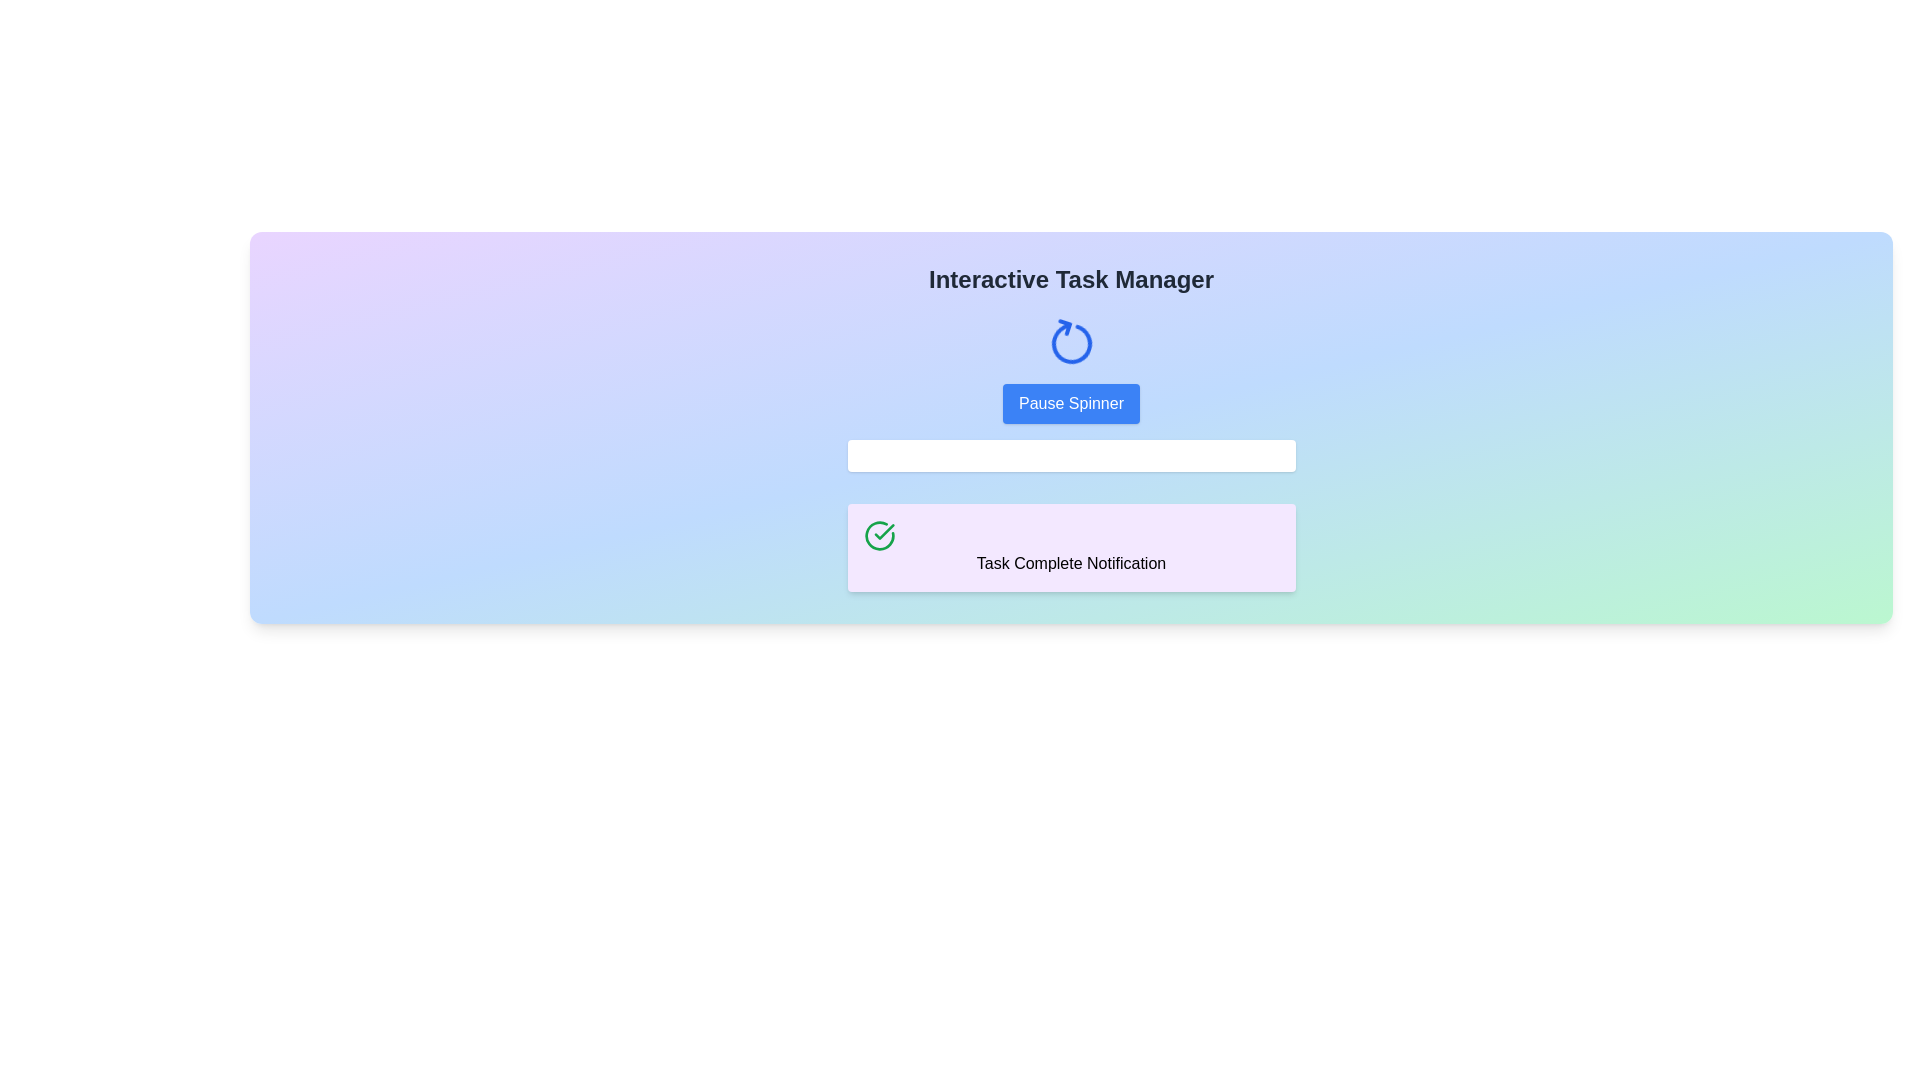 The width and height of the screenshot is (1920, 1080). Describe the element at coordinates (883, 531) in the screenshot. I see `the green circle icon indicating task completion located at the top-left corner of the notification card` at that location.